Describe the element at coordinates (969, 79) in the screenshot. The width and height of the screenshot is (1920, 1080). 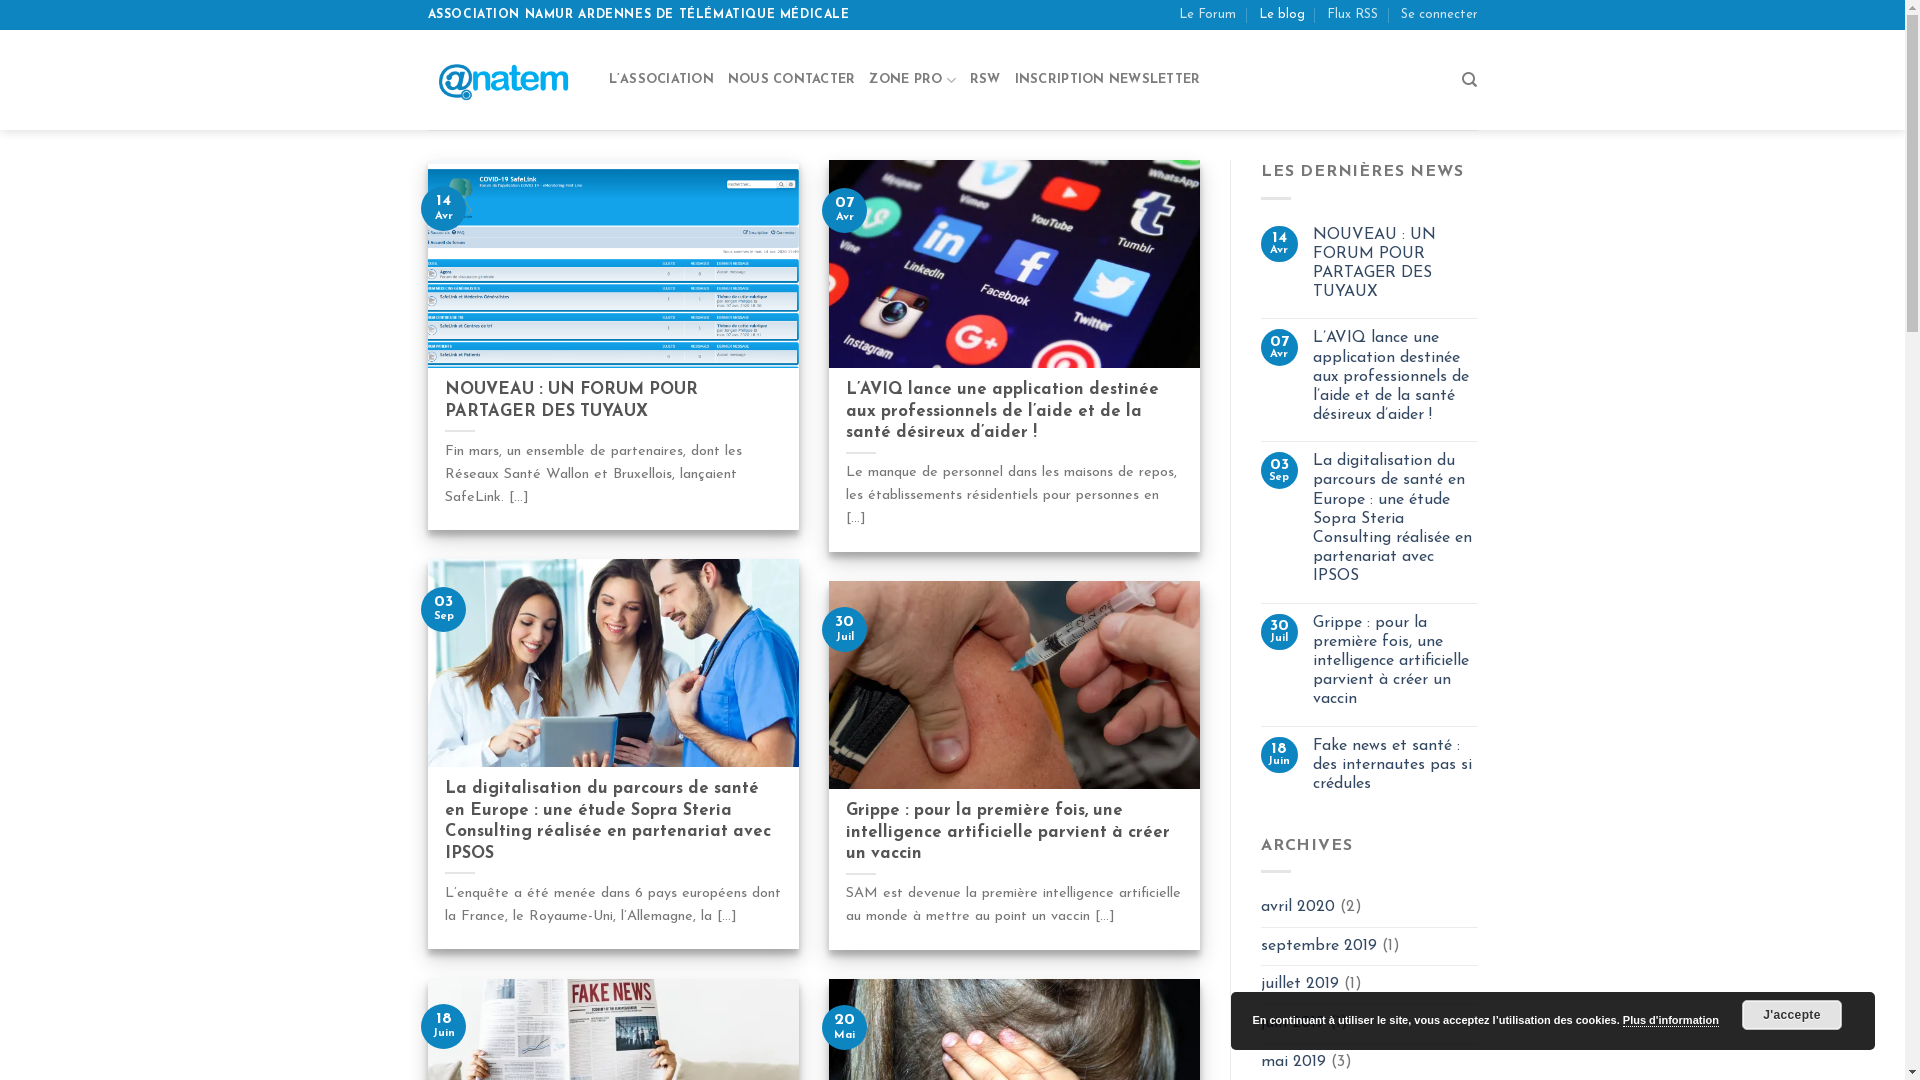
I see `'RSW'` at that location.